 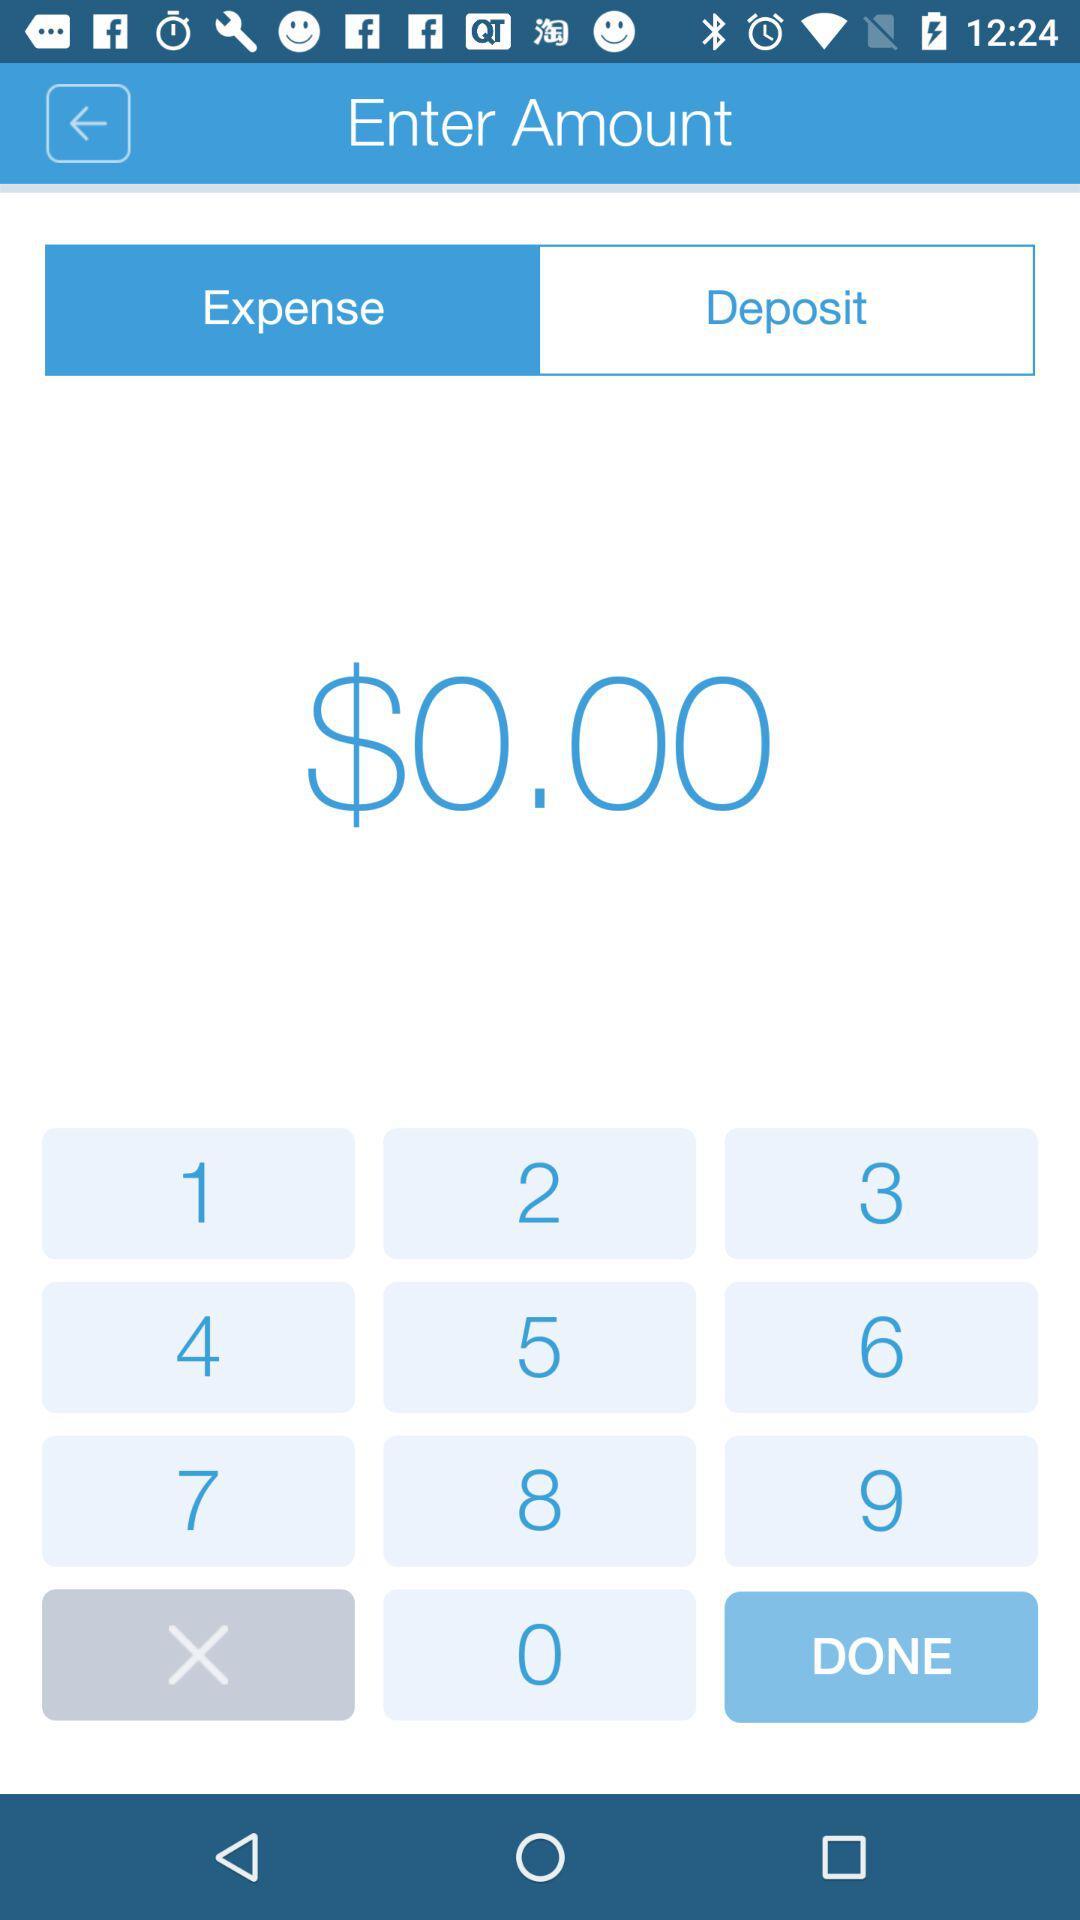 I want to click on 5 number below enter amount, so click(x=538, y=1347).